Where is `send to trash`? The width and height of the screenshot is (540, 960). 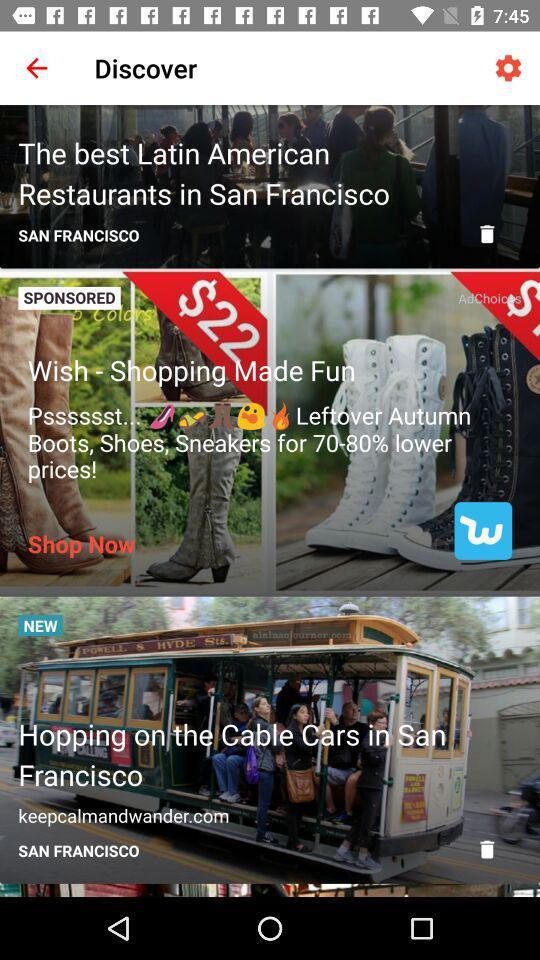
send to trash is located at coordinates (486, 848).